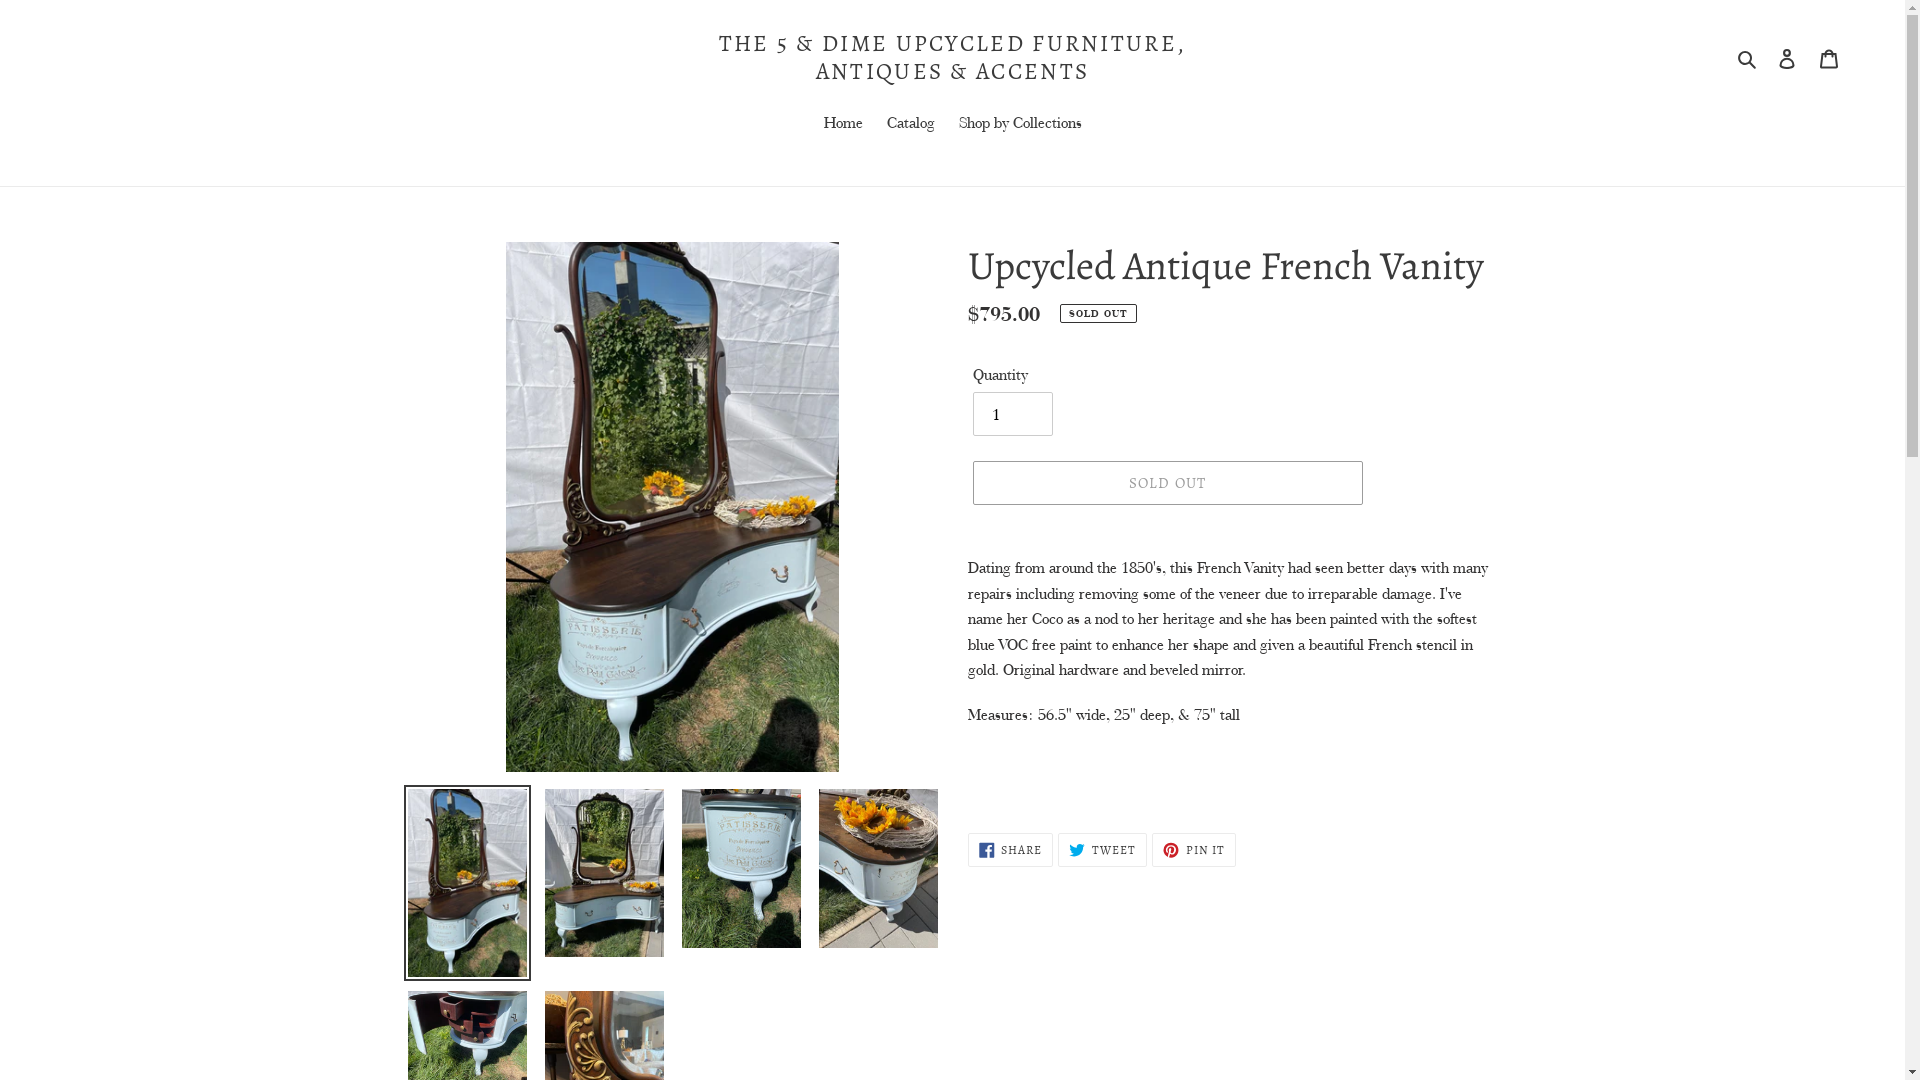 The height and width of the screenshot is (1080, 1920). Describe the element at coordinates (1828, 56) in the screenshot. I see `'Cart'` at that location.